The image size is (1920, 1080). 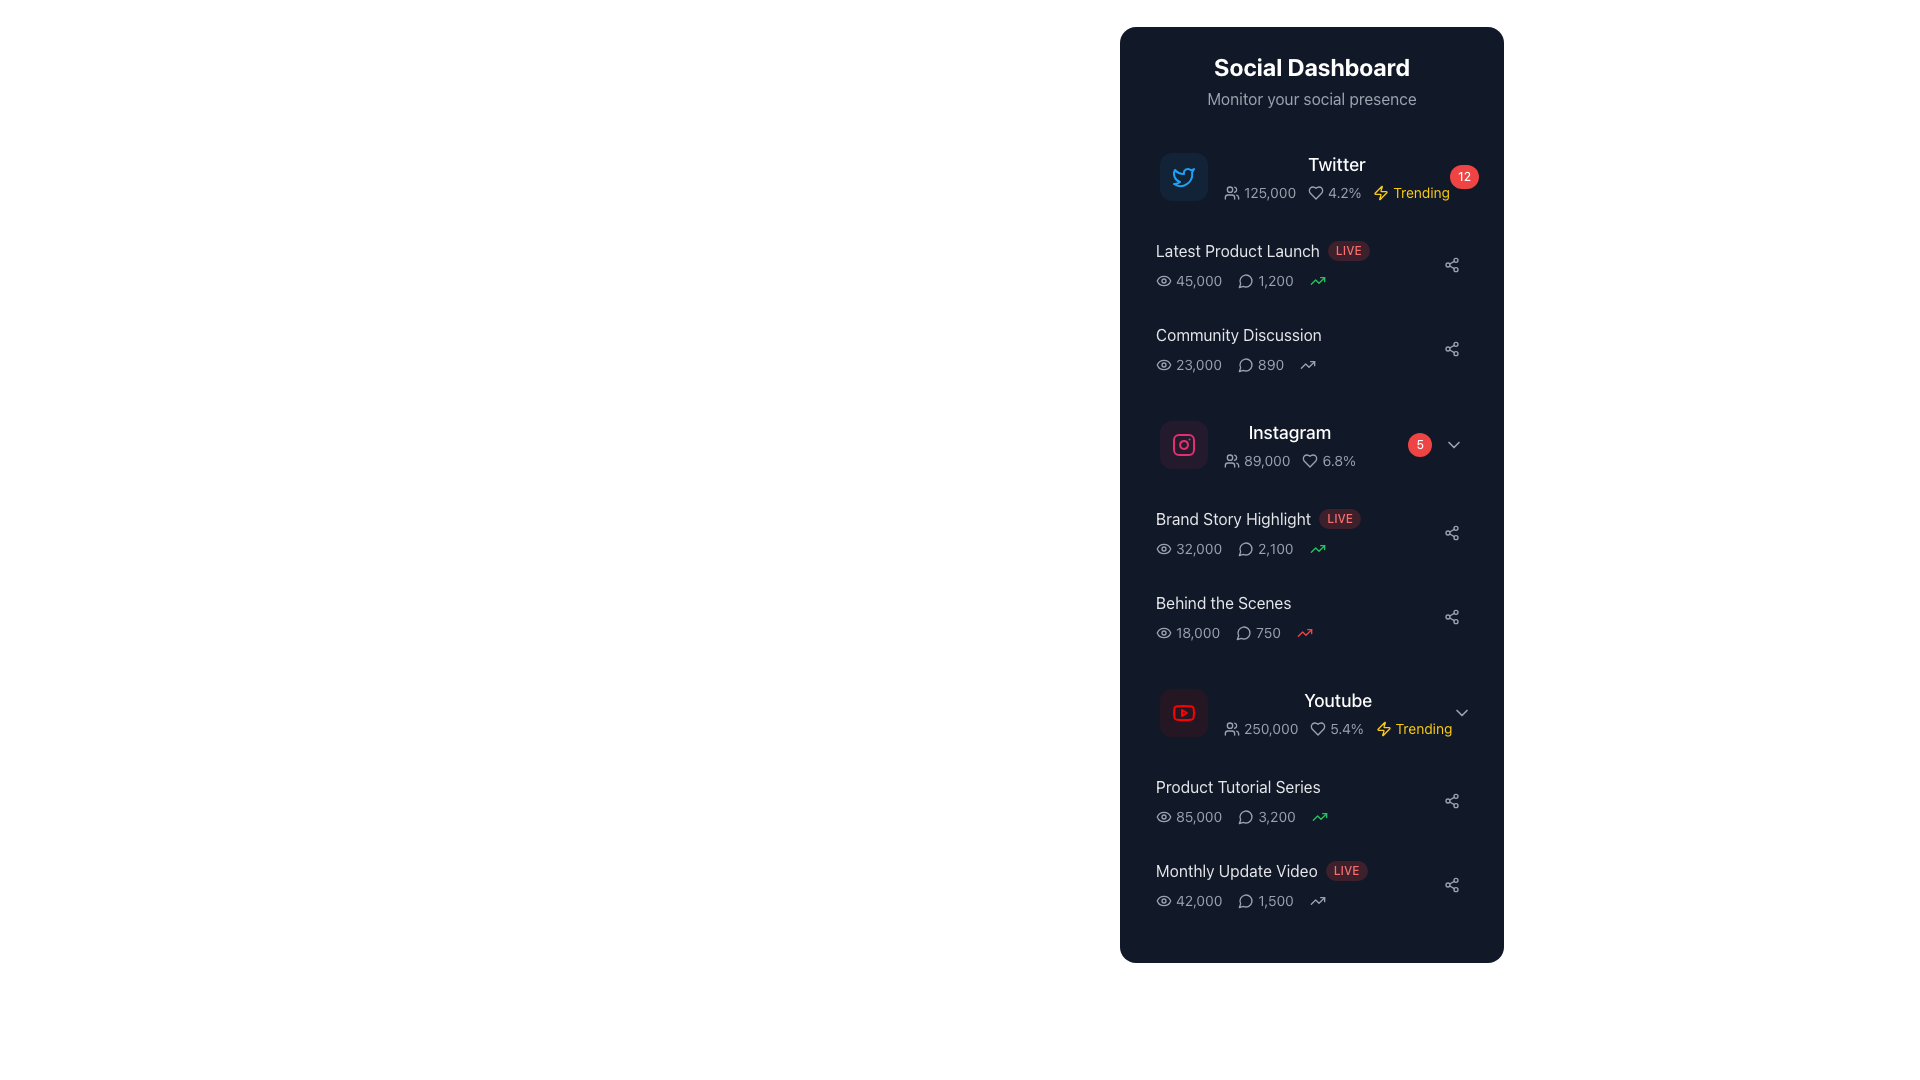 What do you see at coordinates (1337, 164) in the screenshot?
I see `the Static Text Label identifying the Twitter platform in the dashboard, located next to the Twitter icon and above the statistics` at bounding box center [1337, 164].